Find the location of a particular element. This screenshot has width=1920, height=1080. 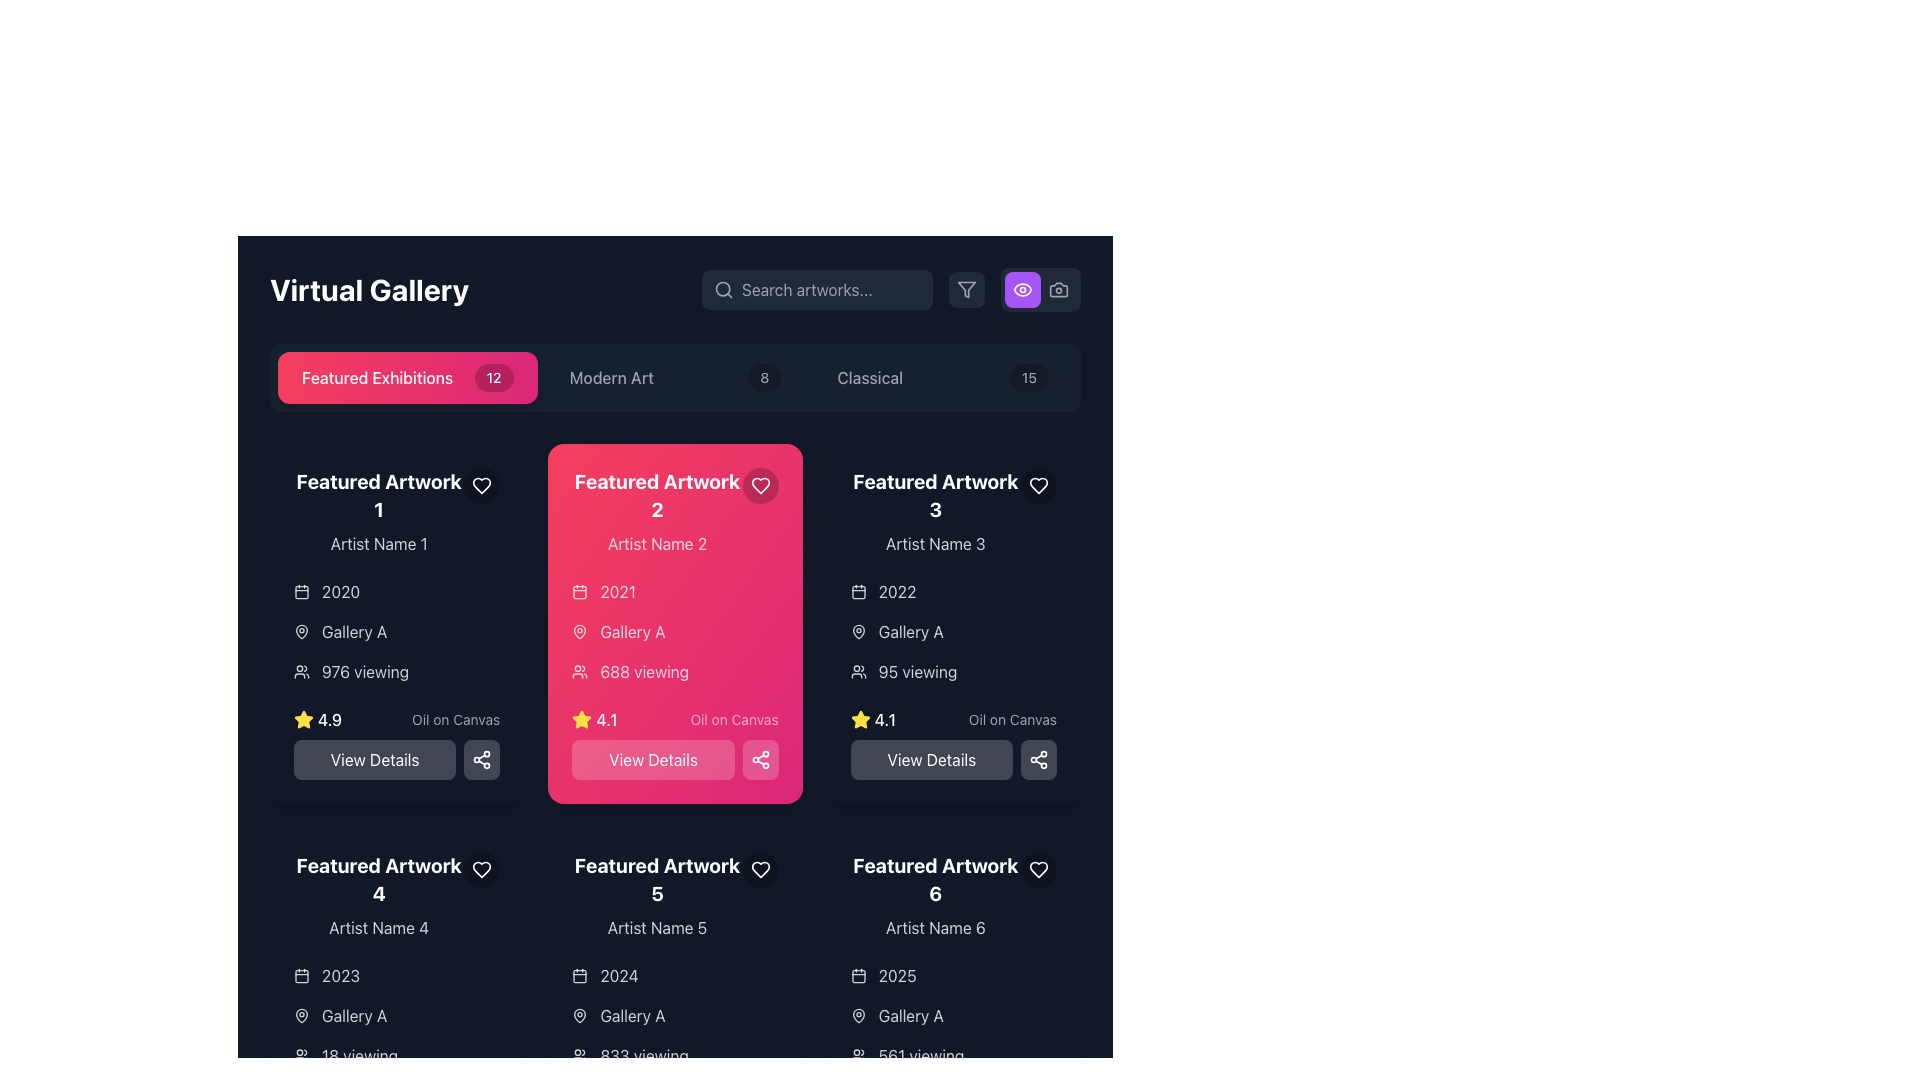

metadata information displayed in the informational component of 'Featured Artwork 2', located in the second column of the gallery grid layout, beneath the title and artist name is located at coordinates (675, 632).